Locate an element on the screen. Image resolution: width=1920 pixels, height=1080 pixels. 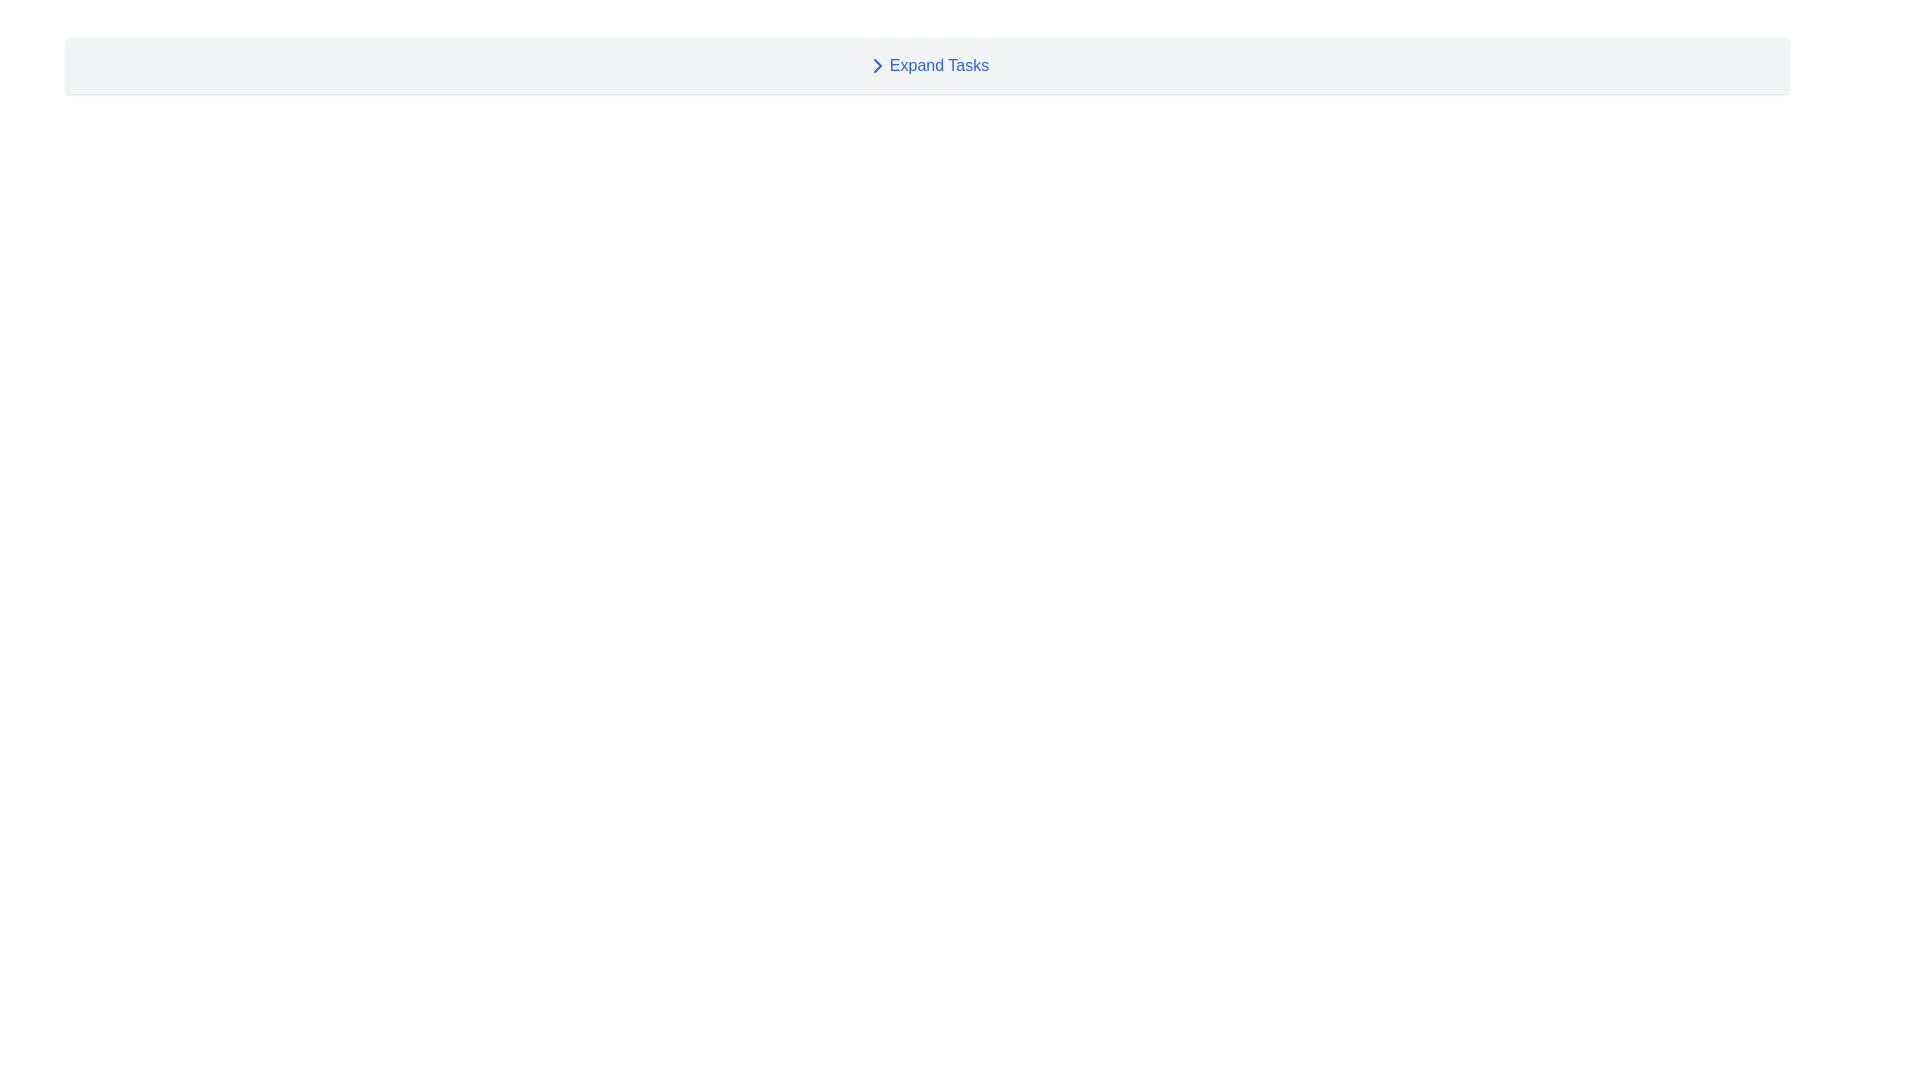
the 'Tasks' button is located at coordinates (925, 64).